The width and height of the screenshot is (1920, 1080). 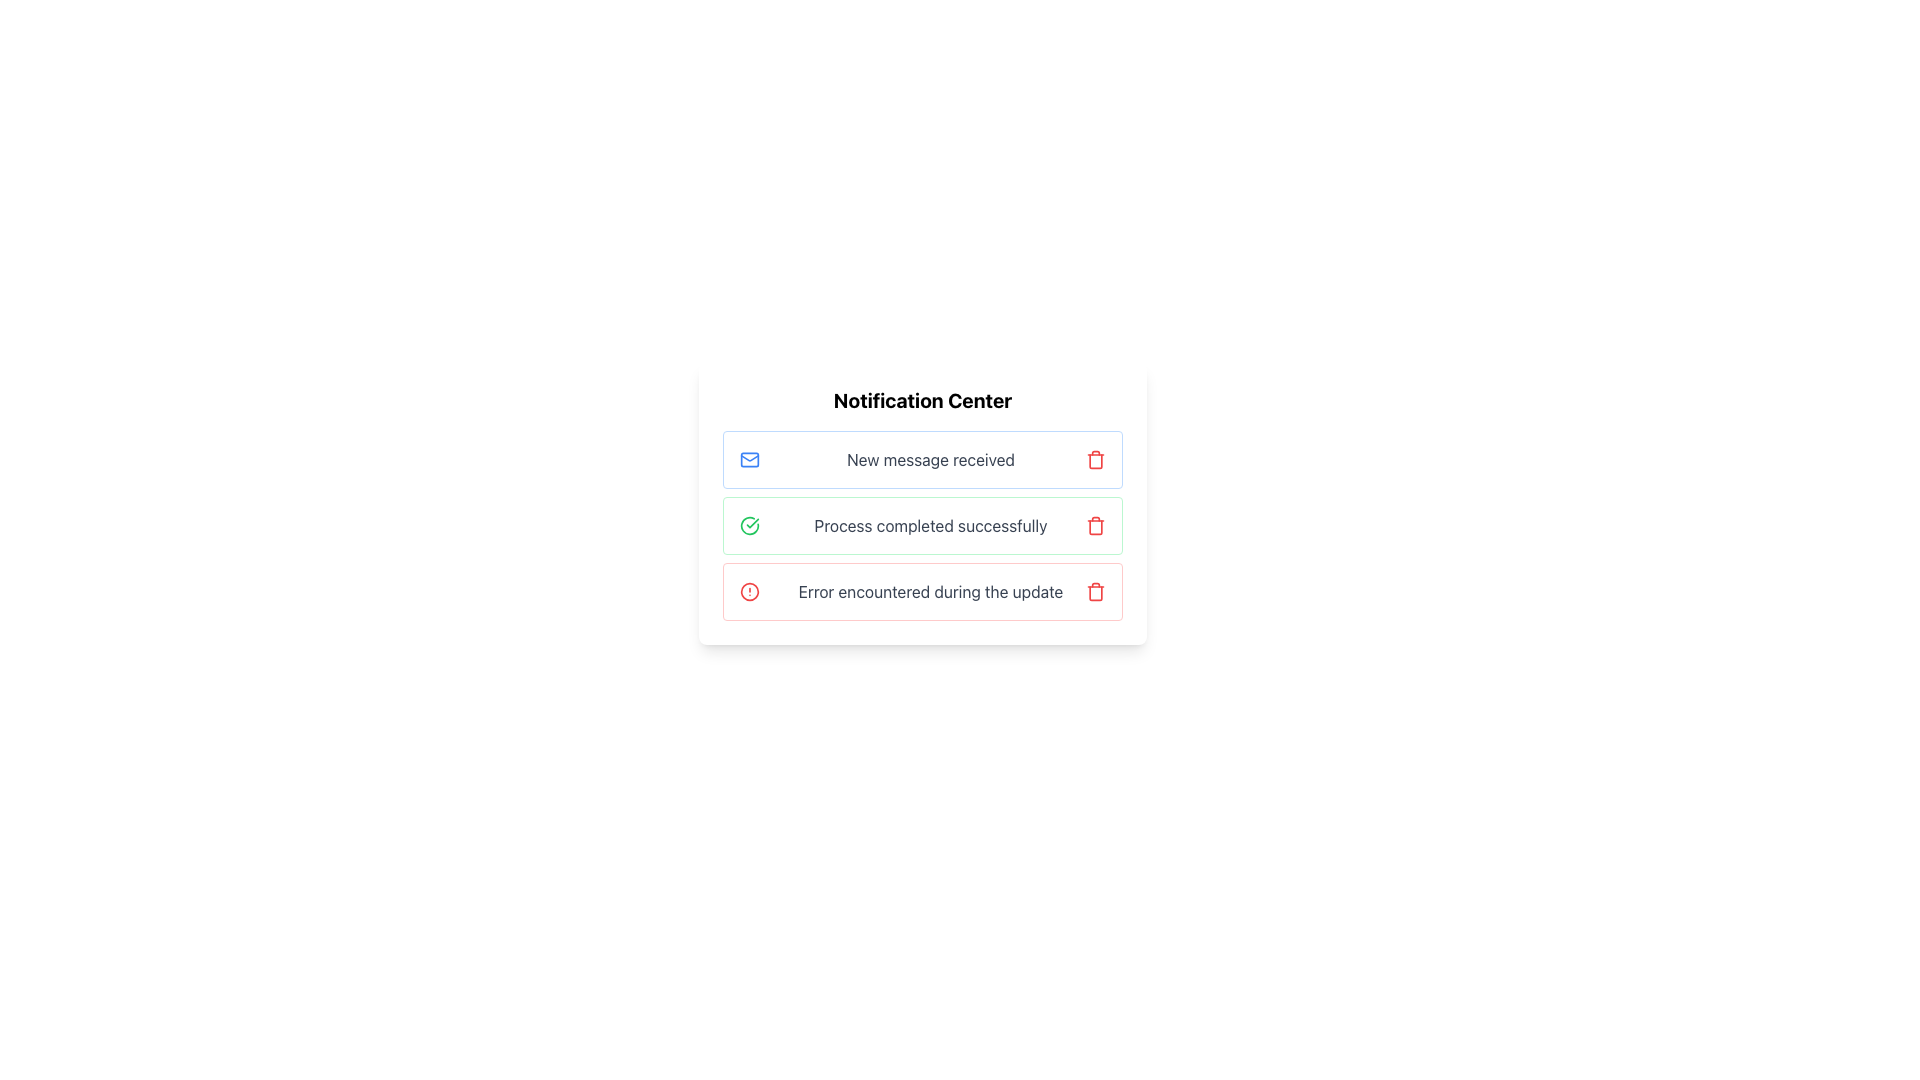 I want to click on the delete button located in the last row of the notification list, which is aligned to the far right next to the notification text 'Error encountered during the update', so click(x=1094, y=590).